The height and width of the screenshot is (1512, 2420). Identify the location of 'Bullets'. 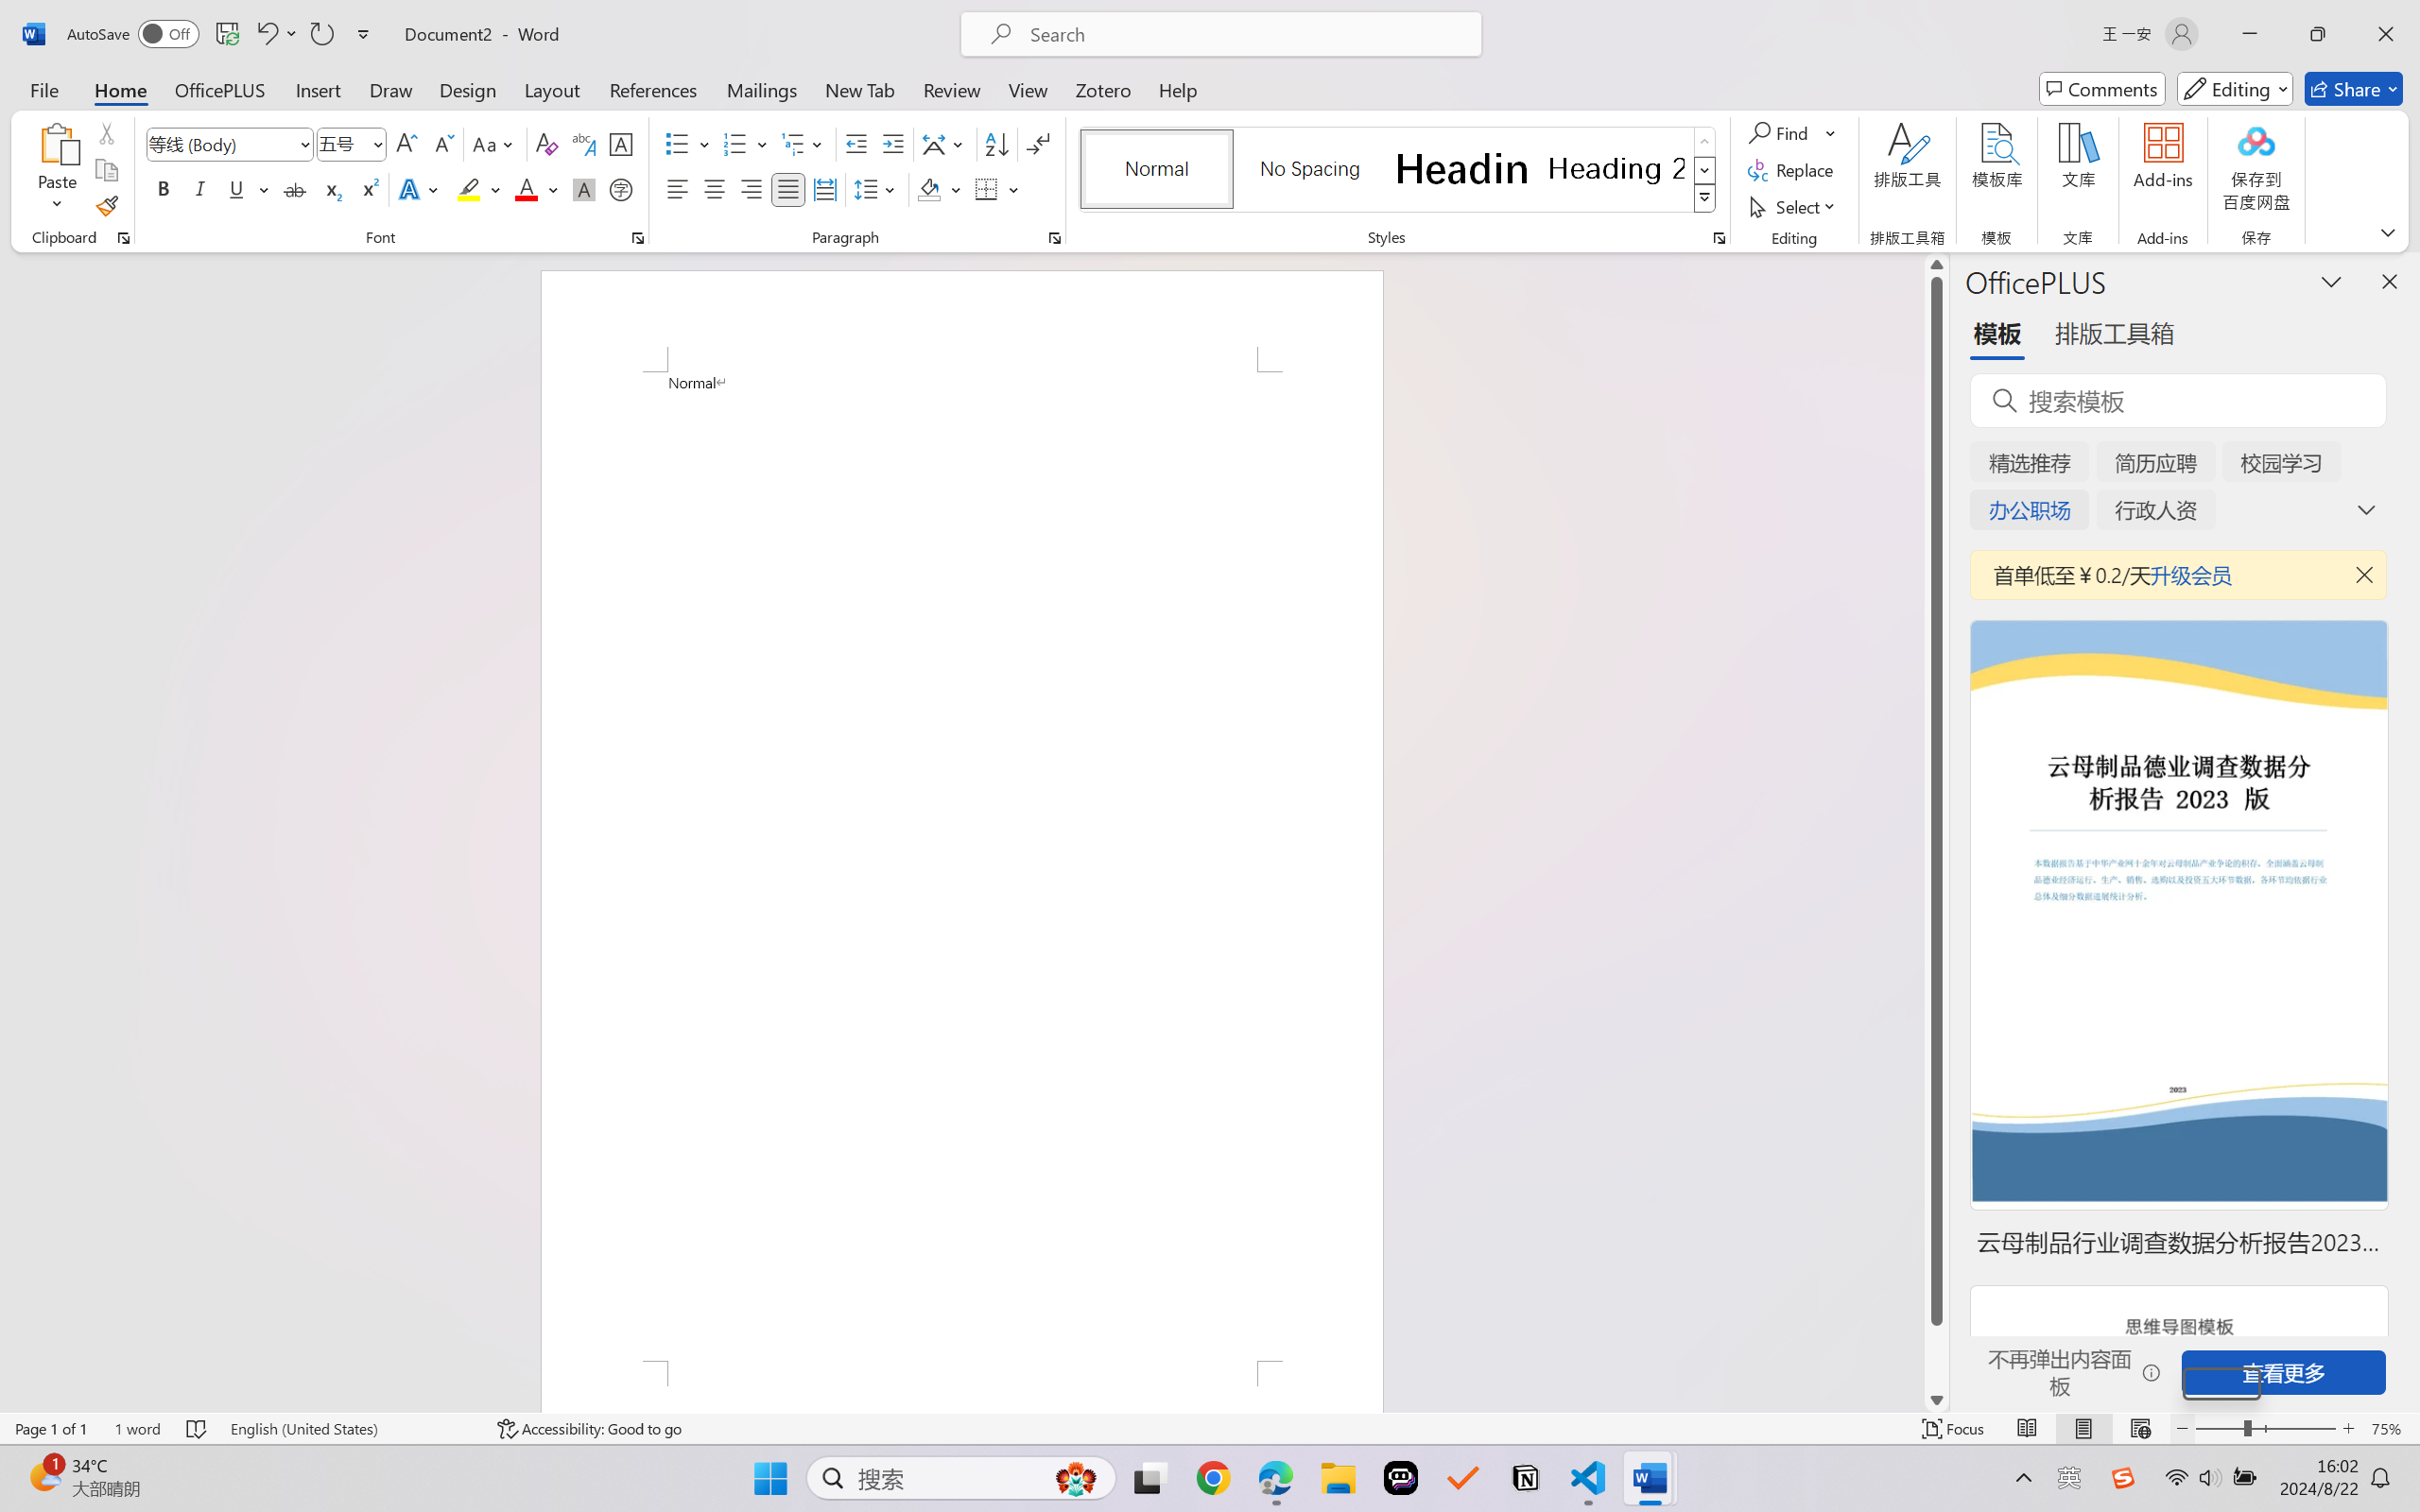
(677, 144).